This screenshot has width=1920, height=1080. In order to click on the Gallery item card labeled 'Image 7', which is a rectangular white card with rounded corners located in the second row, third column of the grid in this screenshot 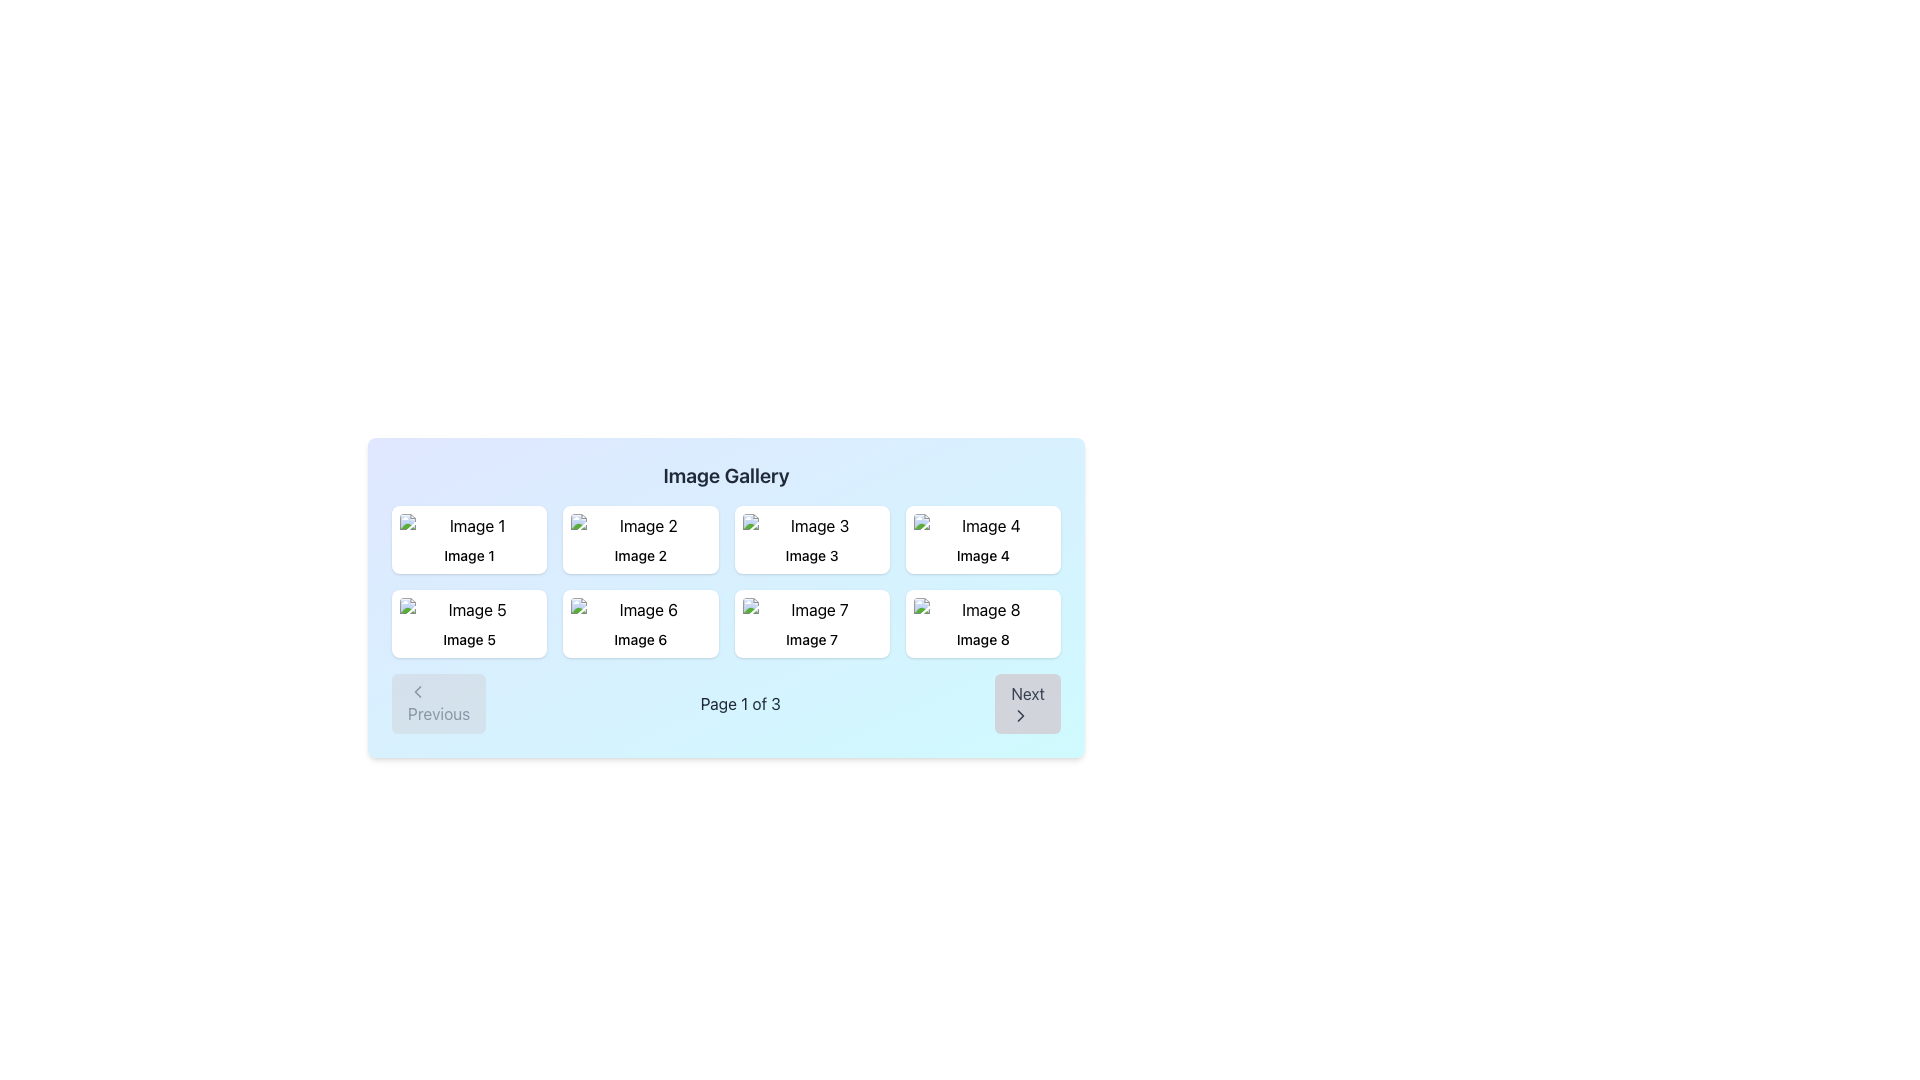, I will do `click(812, 623)`.